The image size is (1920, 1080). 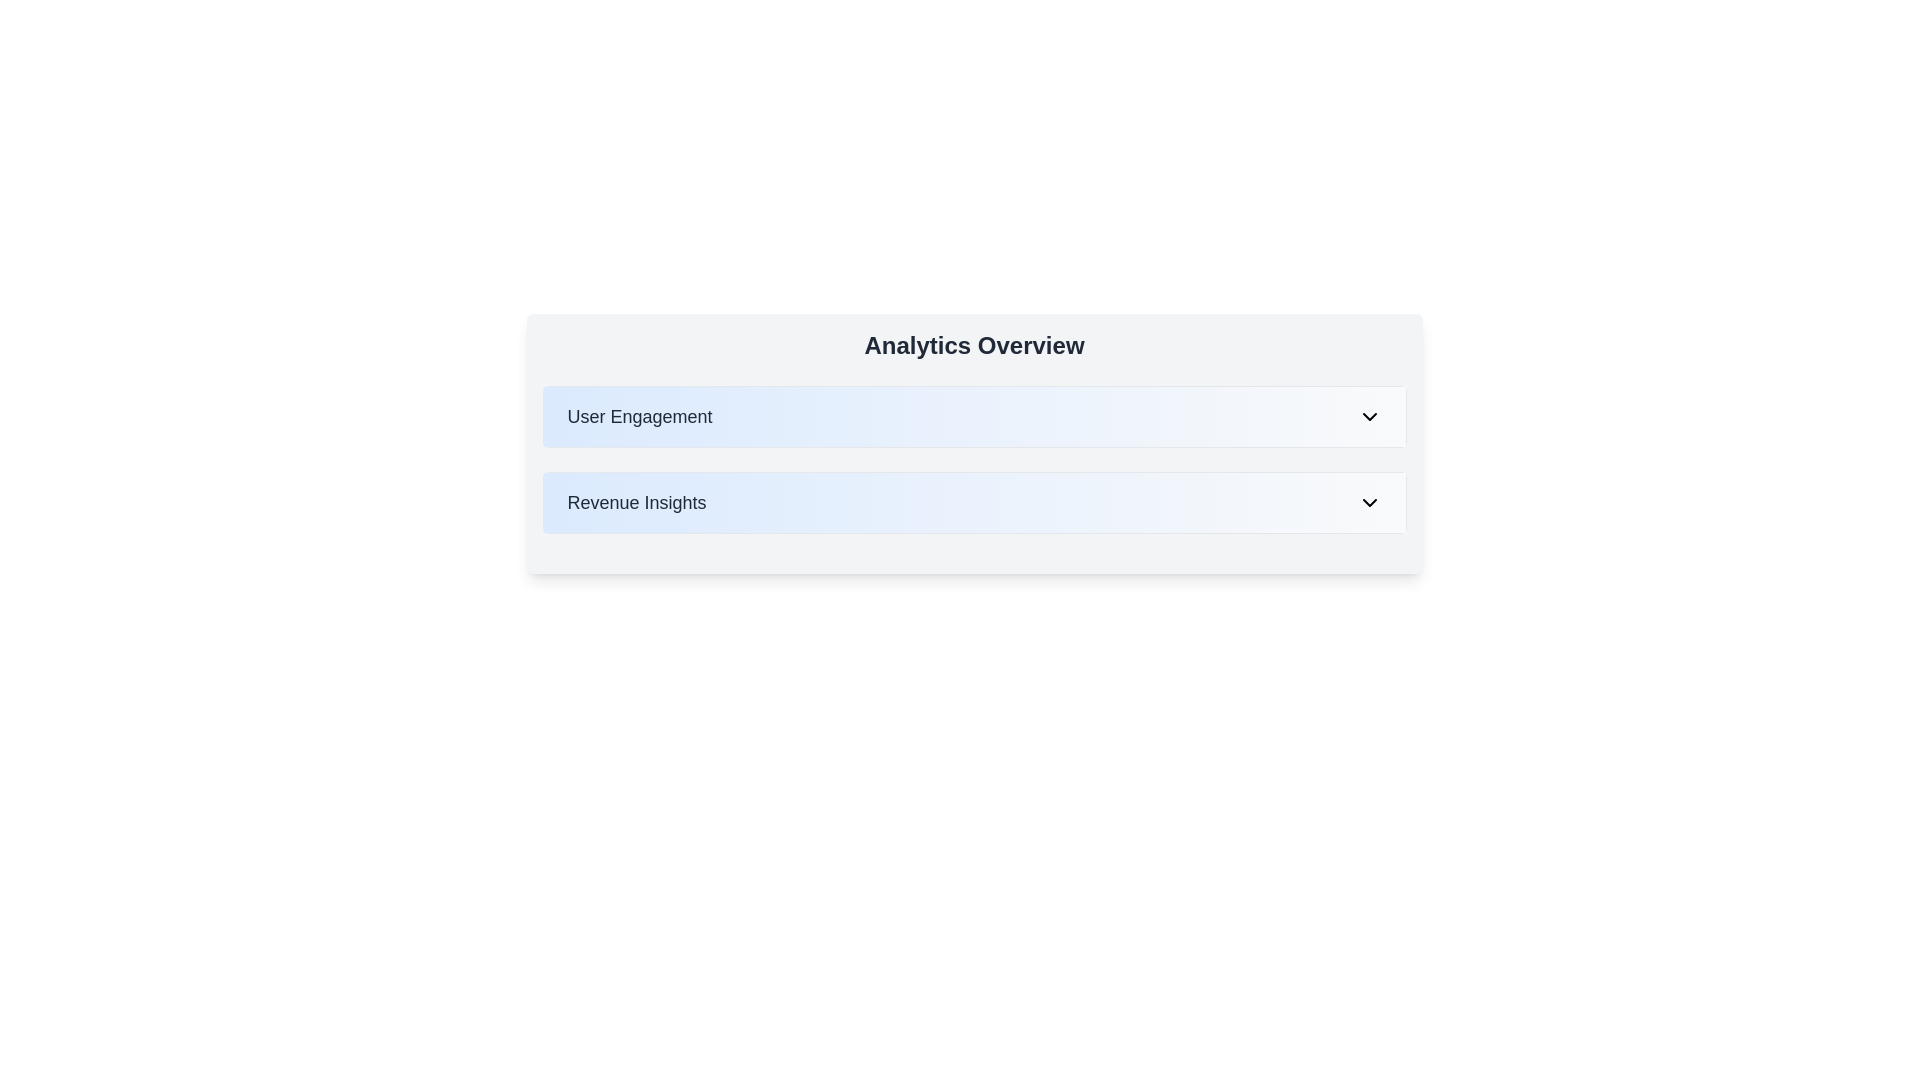 I want to click on the 'Revenue Insights' text label, which serves as a clickable heading, so click(x=636, y=501).